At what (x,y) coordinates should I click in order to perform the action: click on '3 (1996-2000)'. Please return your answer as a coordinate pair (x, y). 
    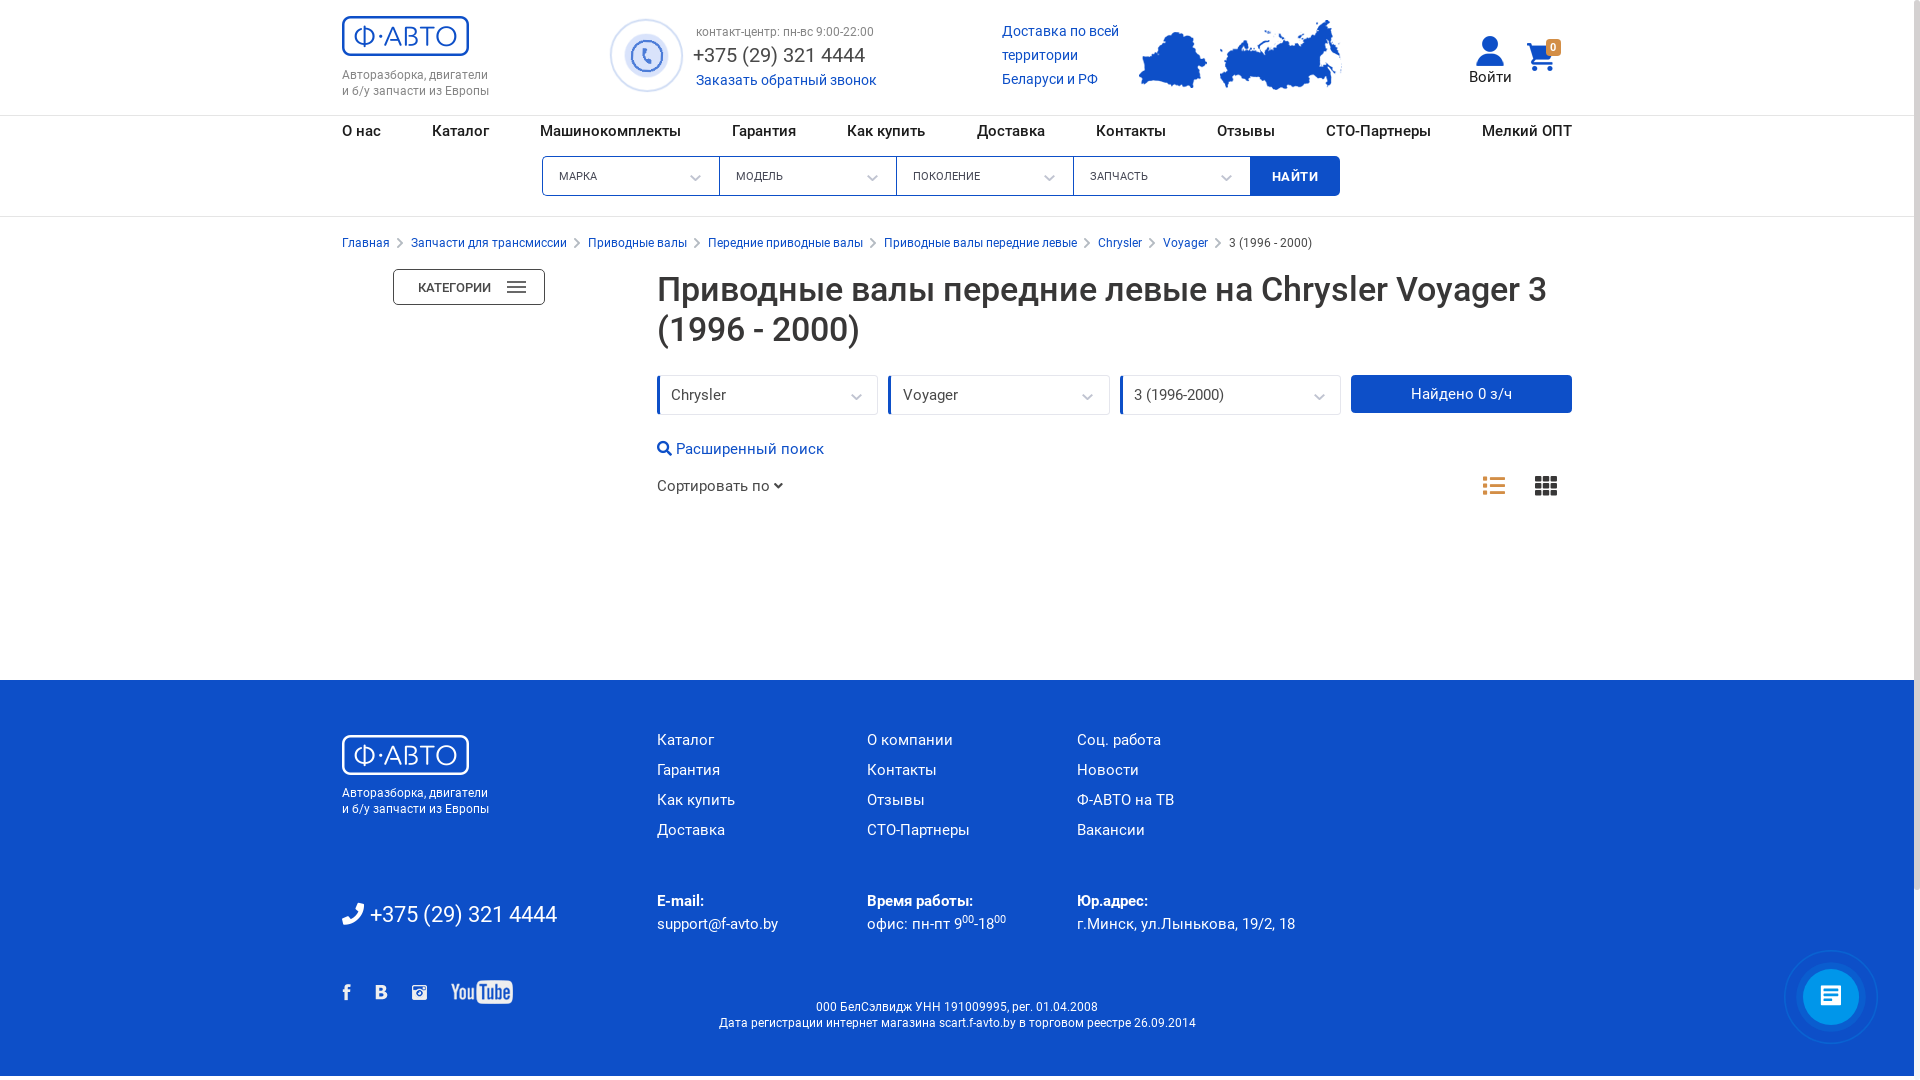
    Looking at the image, I should click on (1118, 394).